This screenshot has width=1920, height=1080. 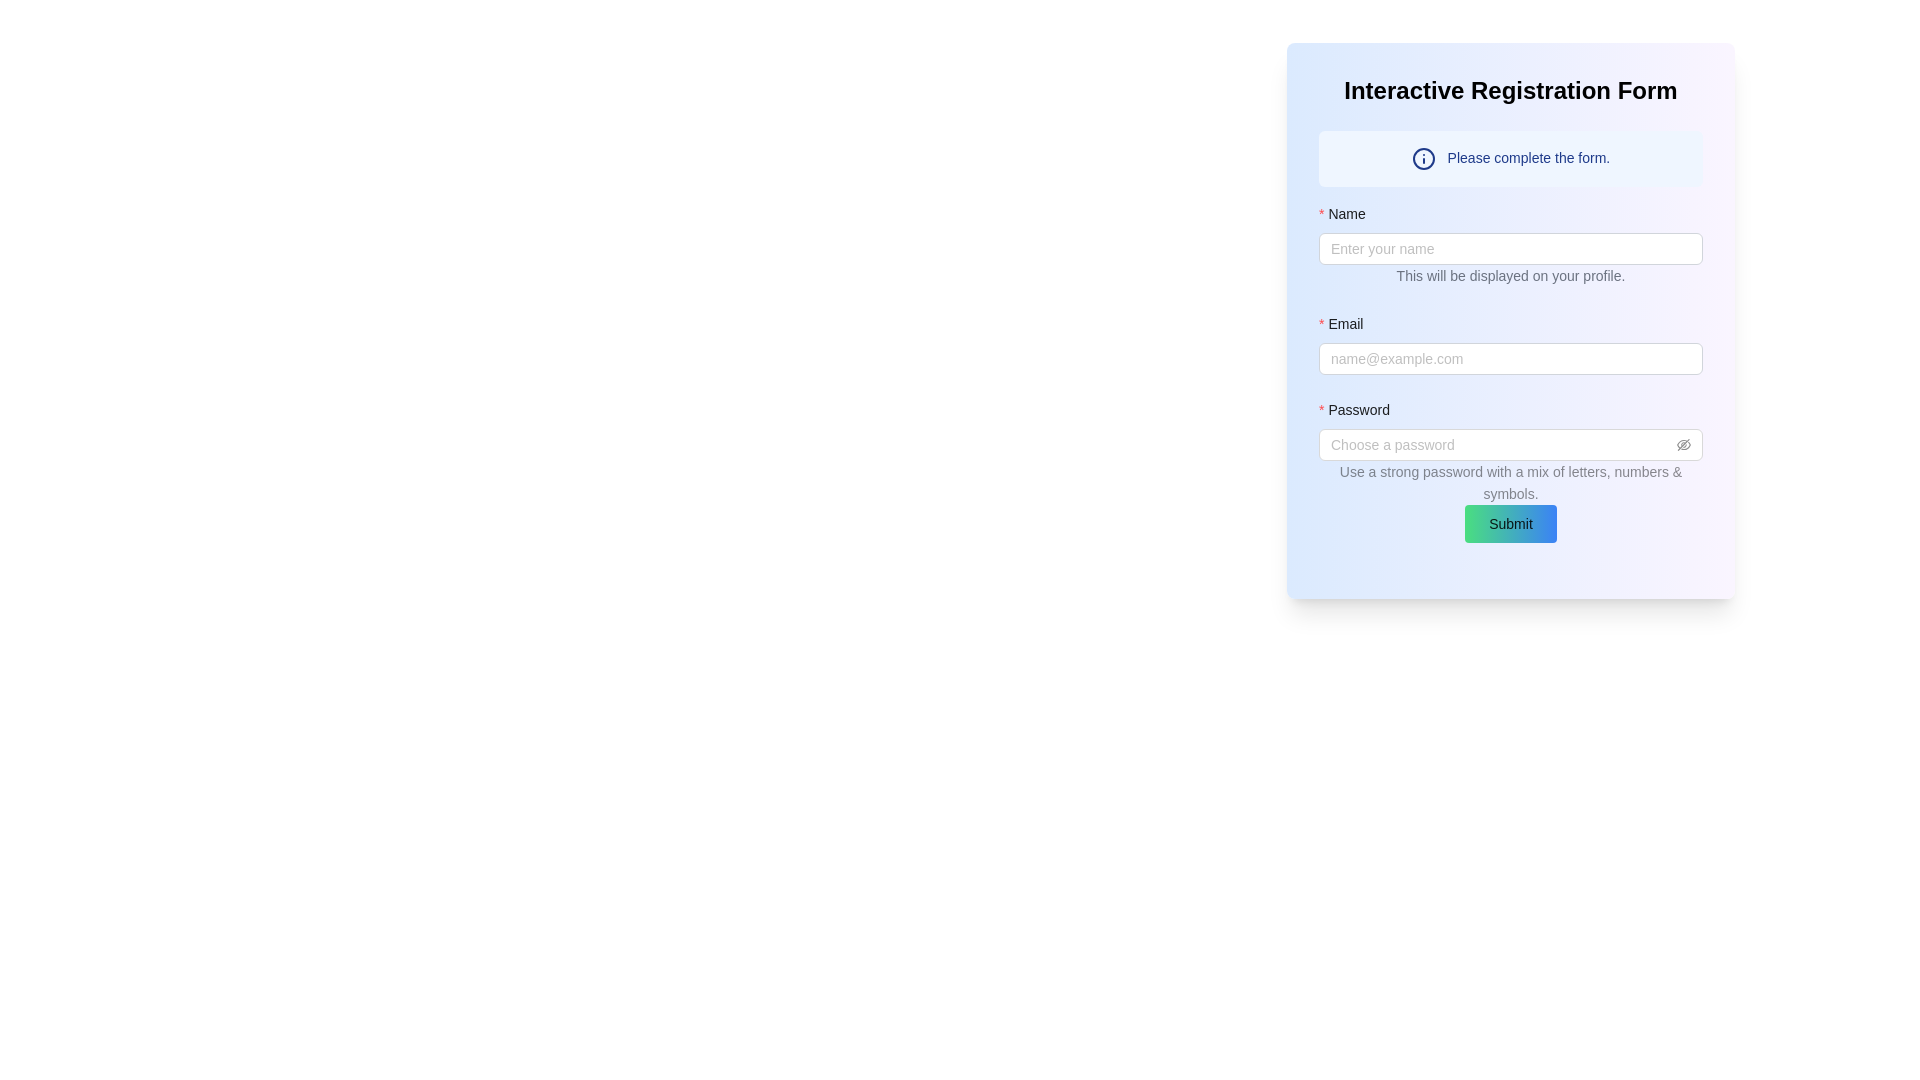 What do you see at coordinates (1511, 523) in the screenshot?
I see `the 'Submit' button, which is a rectangular button with a gradient background transitioning from green to blue, located at the bottom of the registration form` at bounding box center [1511, 523].